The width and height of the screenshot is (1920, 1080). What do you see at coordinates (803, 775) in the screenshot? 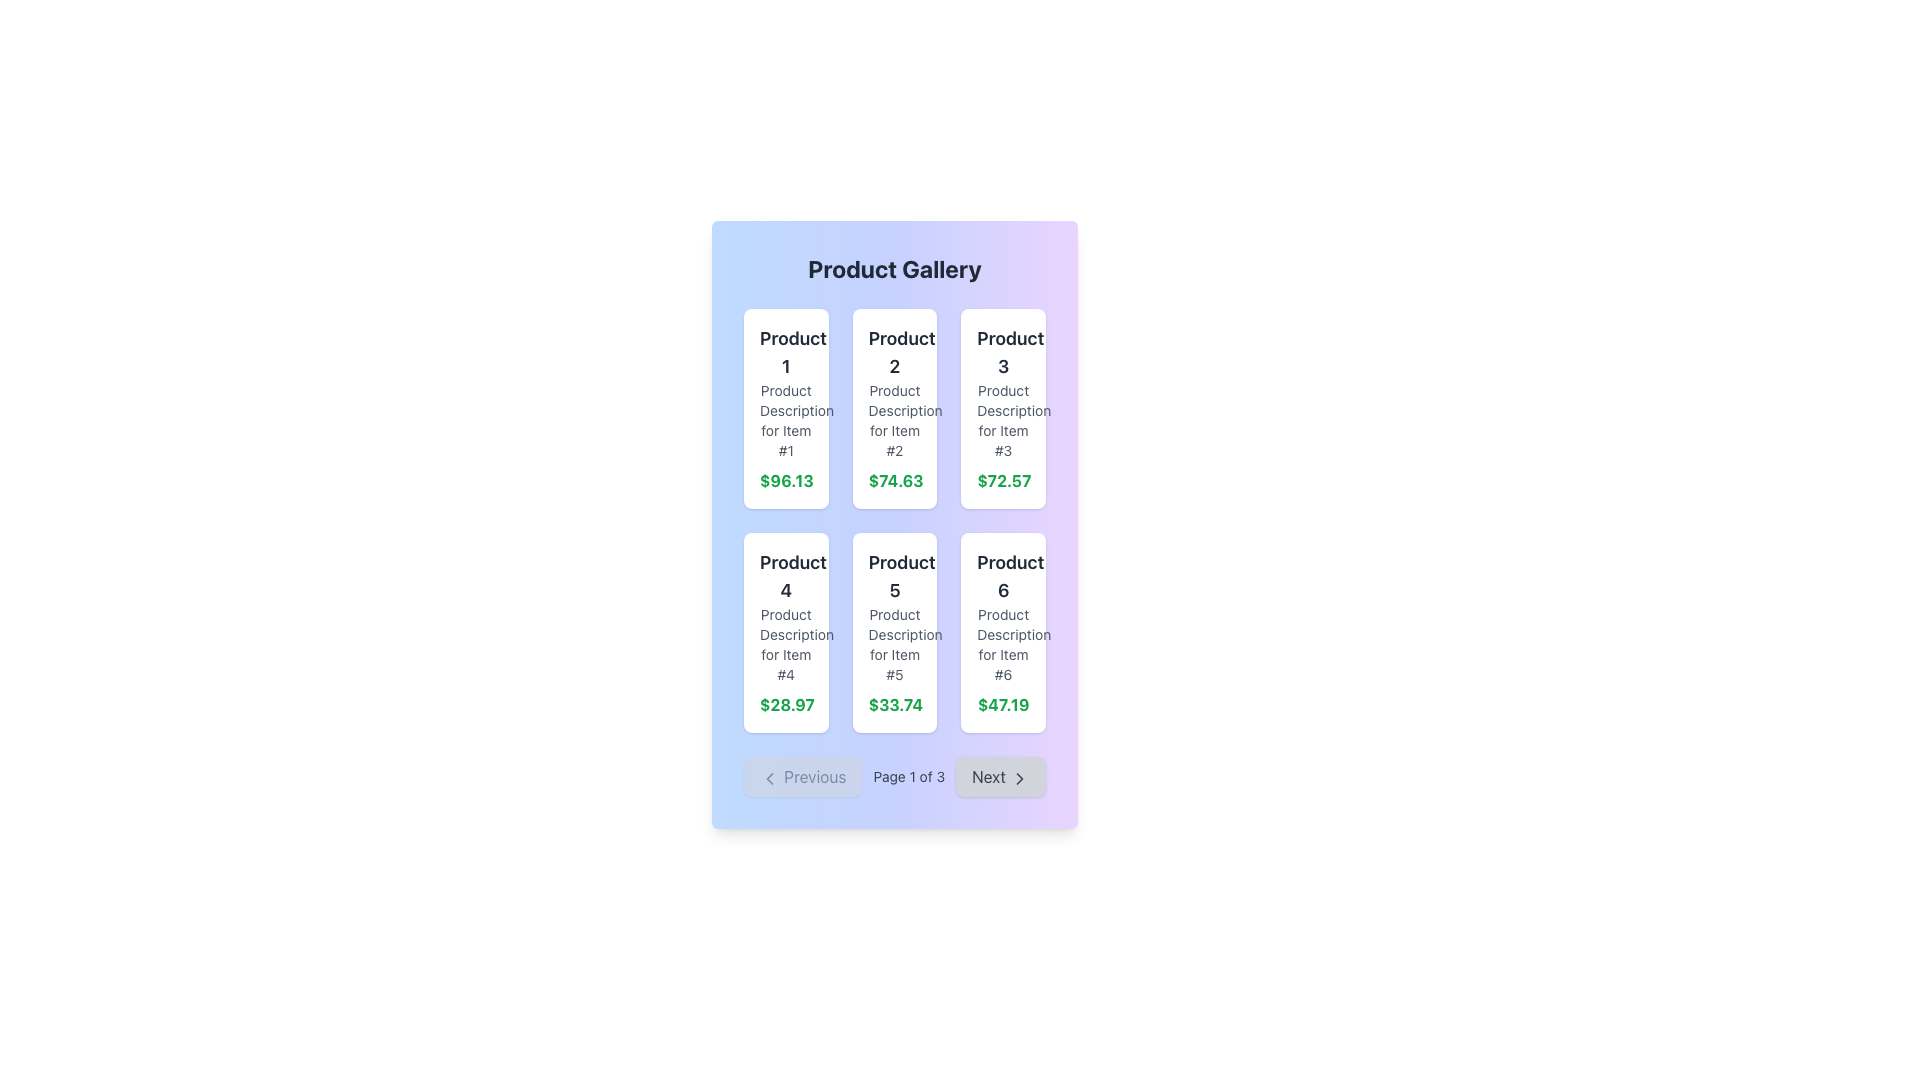
I see `the 'Previous' button located at the bottom left of the control group` at bounding box center [803, 775].